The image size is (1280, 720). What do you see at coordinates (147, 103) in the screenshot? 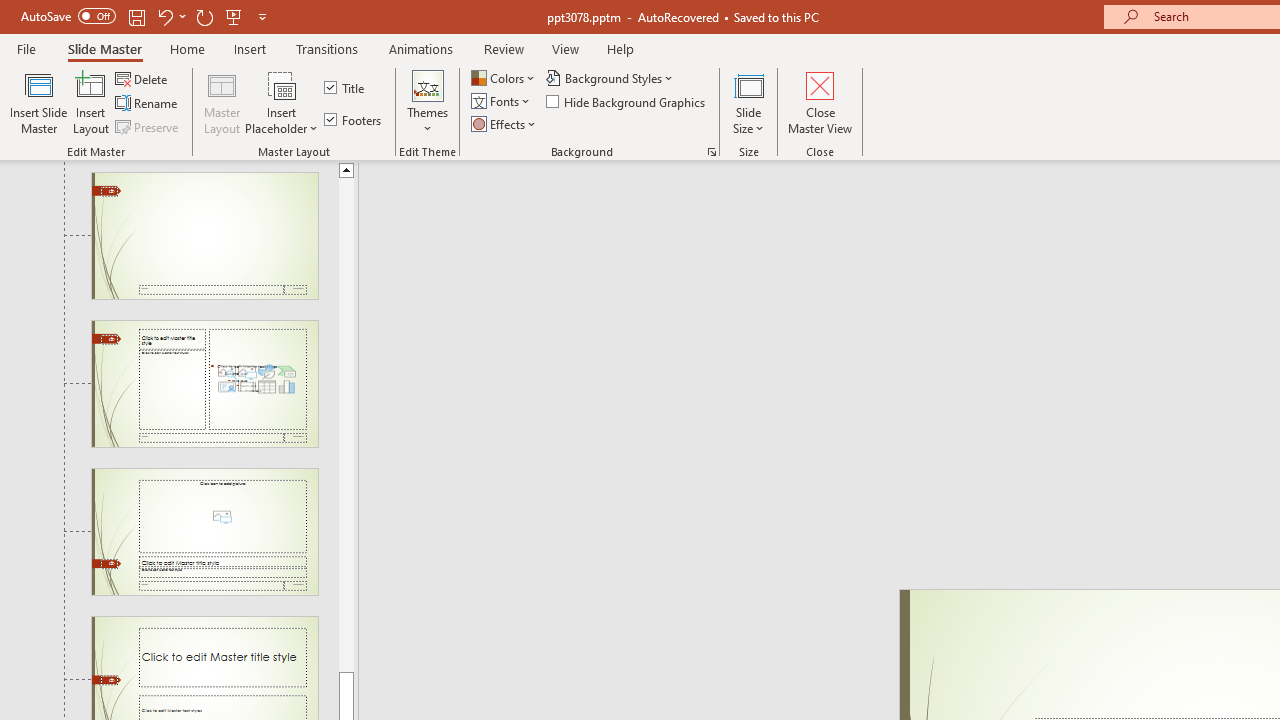
I see `'Rename'` at bounding box center [147, 103].